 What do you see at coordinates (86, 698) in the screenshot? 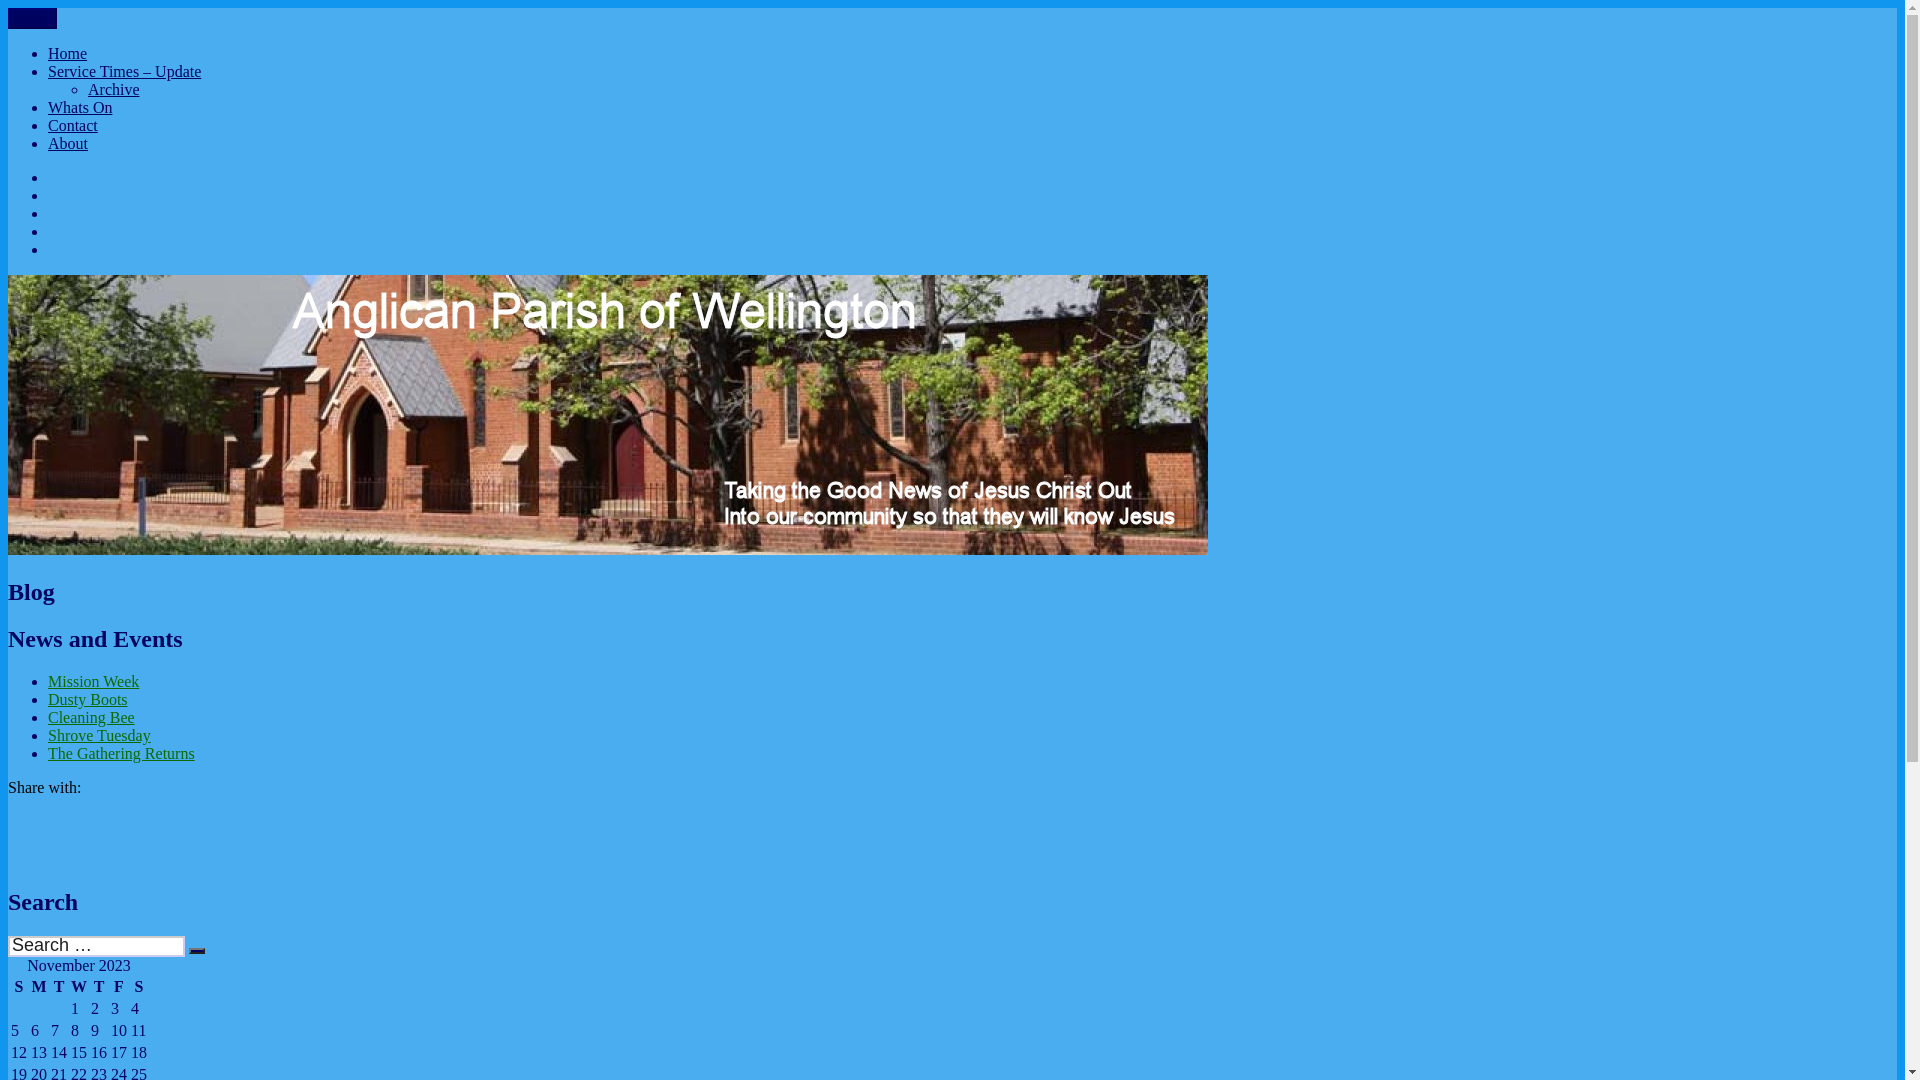
I see `'Dusty Boots'` at bounding box center [86, 698].